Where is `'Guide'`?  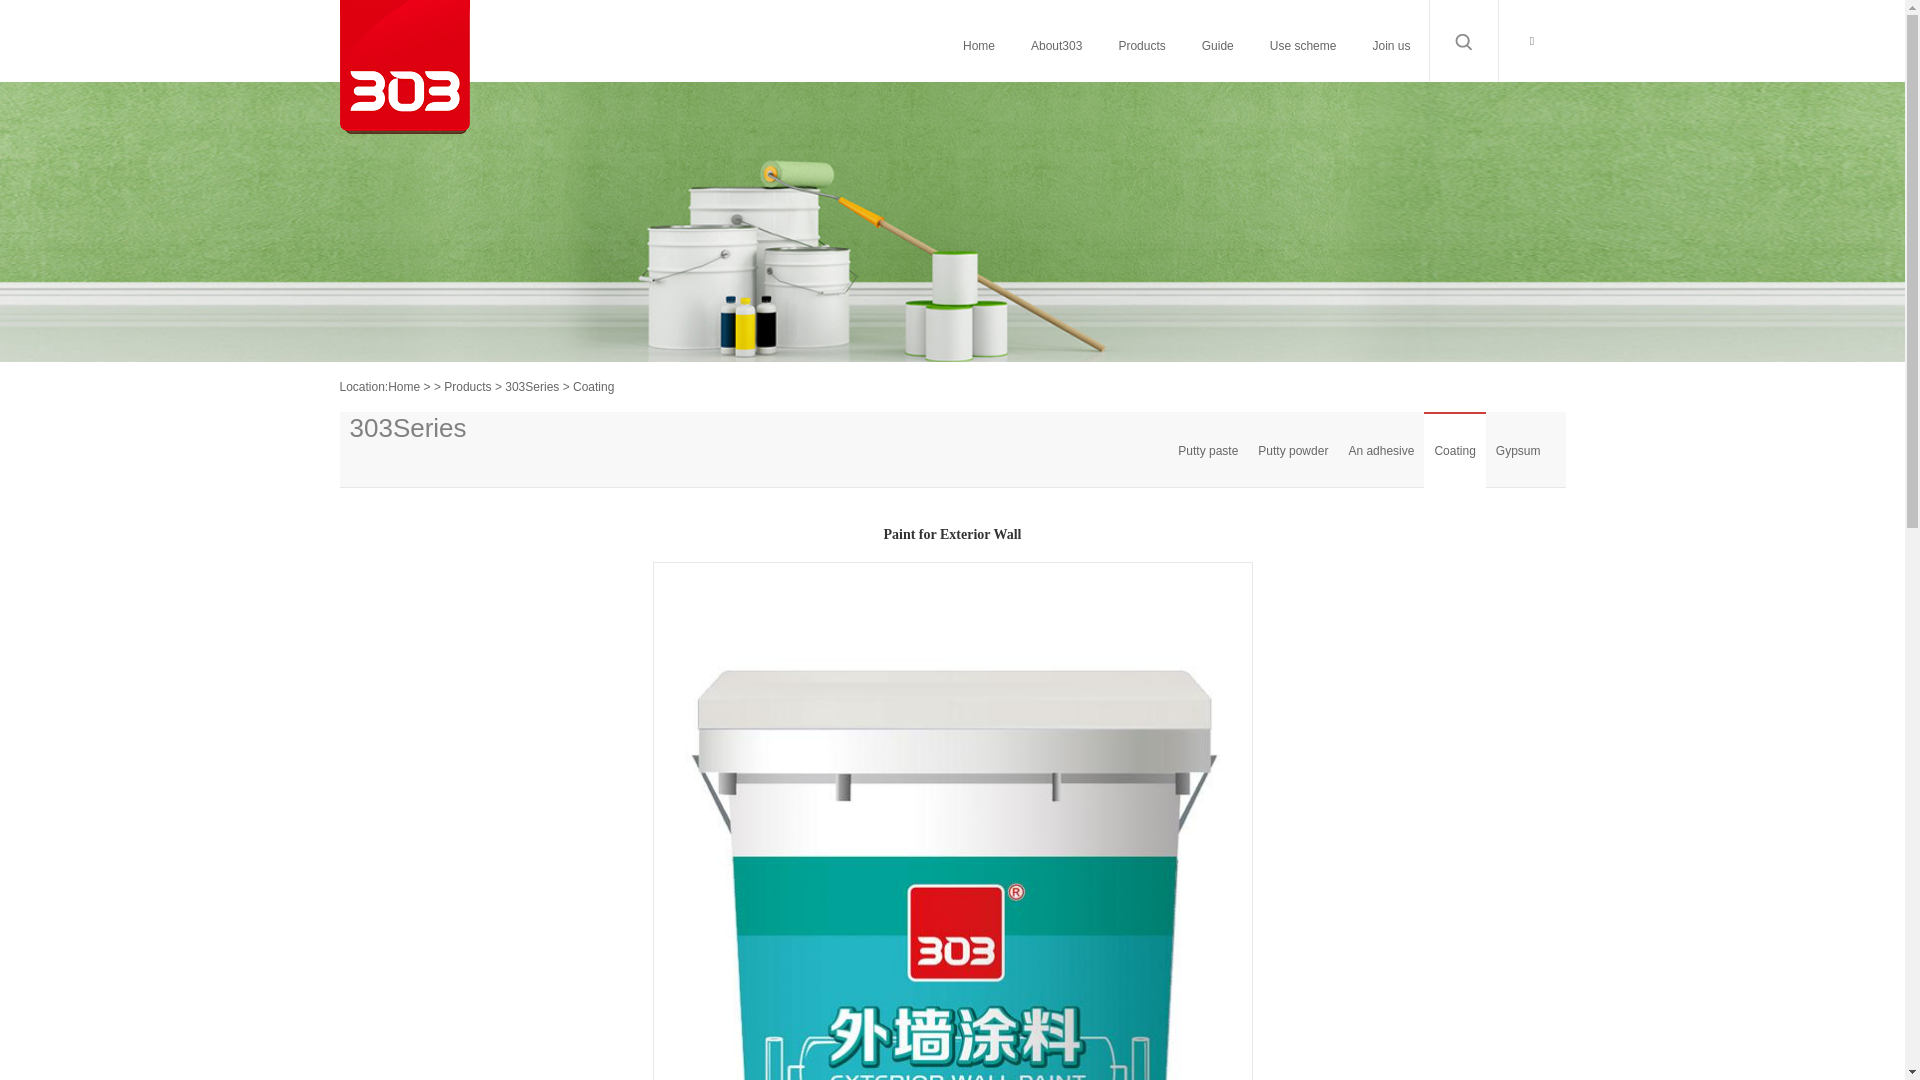
'Guide' is located at coordinates (1217, 45).